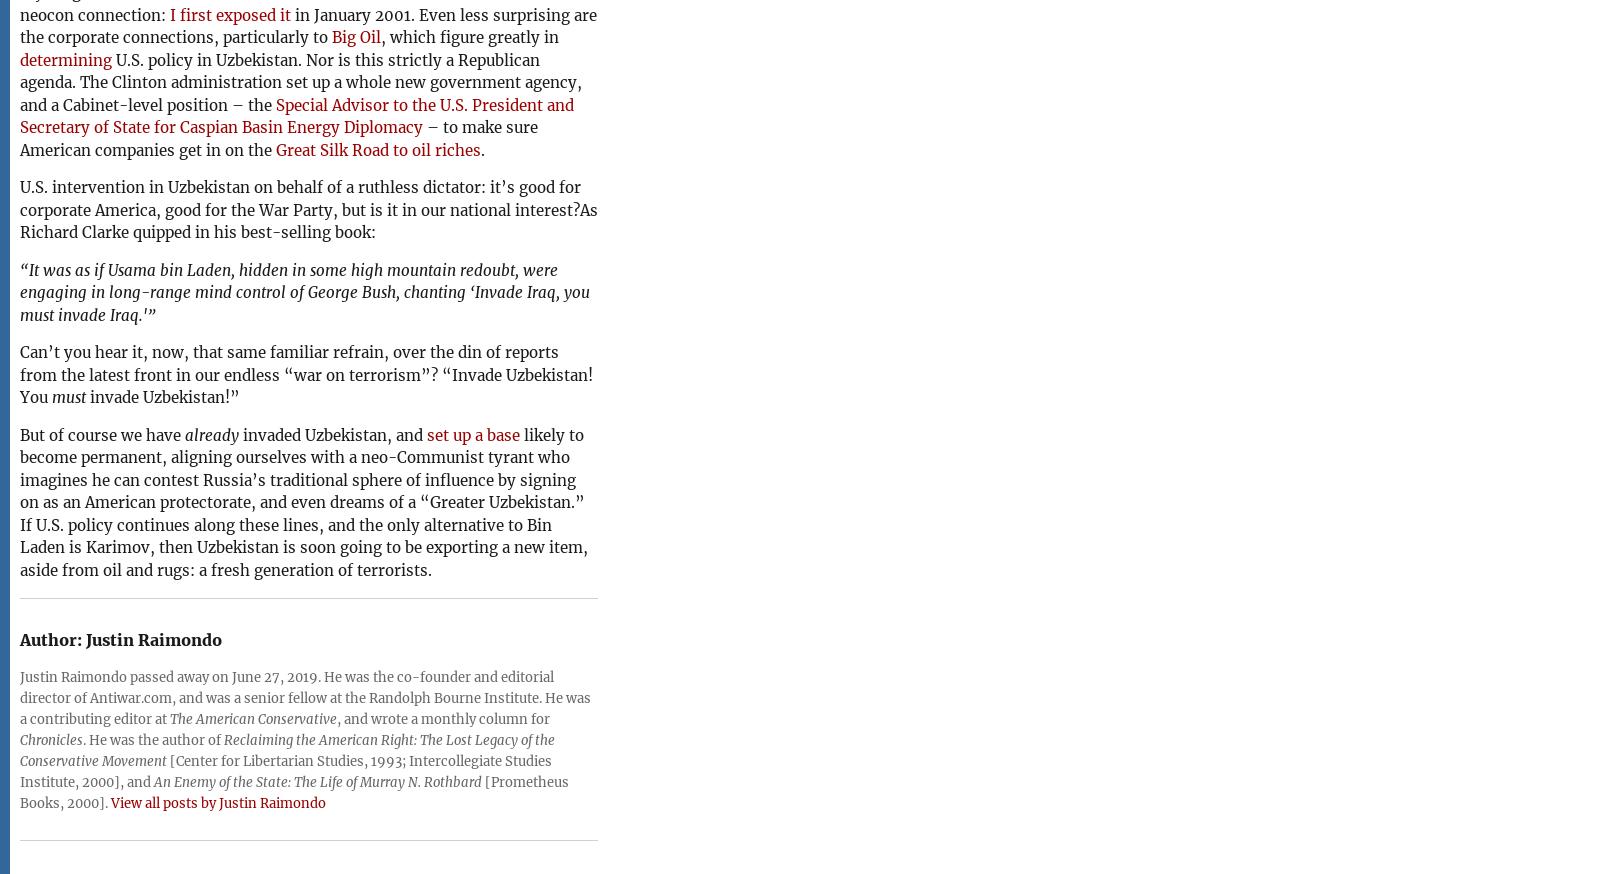 This screenshot has width=1600, height=874. What do you see at coordinates (296, 115) in the screenshot?
I see `'Special Advisor to the U.S. President and Secretary of State for Caspian Basin Energy Diplomacy'` at bounding box center [296, 115].